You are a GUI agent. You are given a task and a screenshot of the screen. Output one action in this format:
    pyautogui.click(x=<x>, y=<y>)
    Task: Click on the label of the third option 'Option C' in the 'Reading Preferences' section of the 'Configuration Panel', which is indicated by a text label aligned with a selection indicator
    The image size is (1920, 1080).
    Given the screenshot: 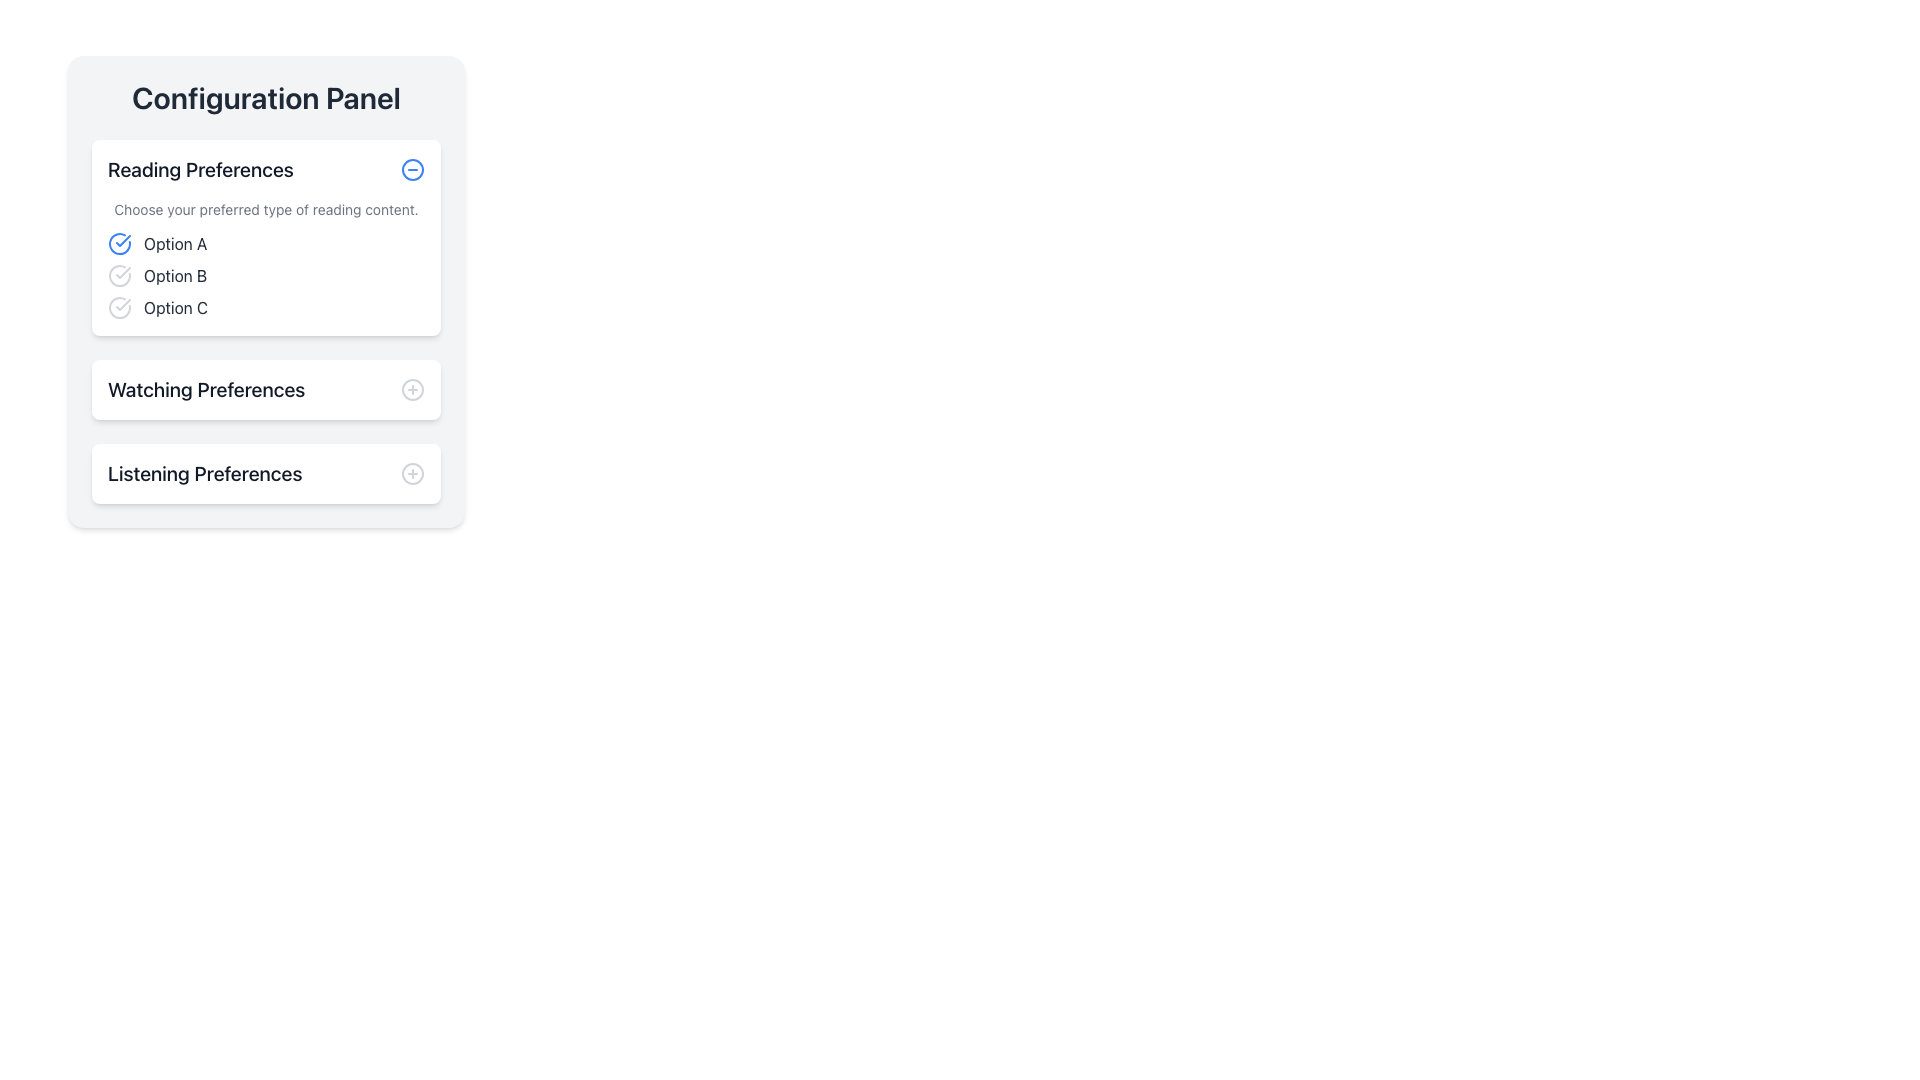 What is the action you would take?
    pyautogui.click(x=176, y=308)
    